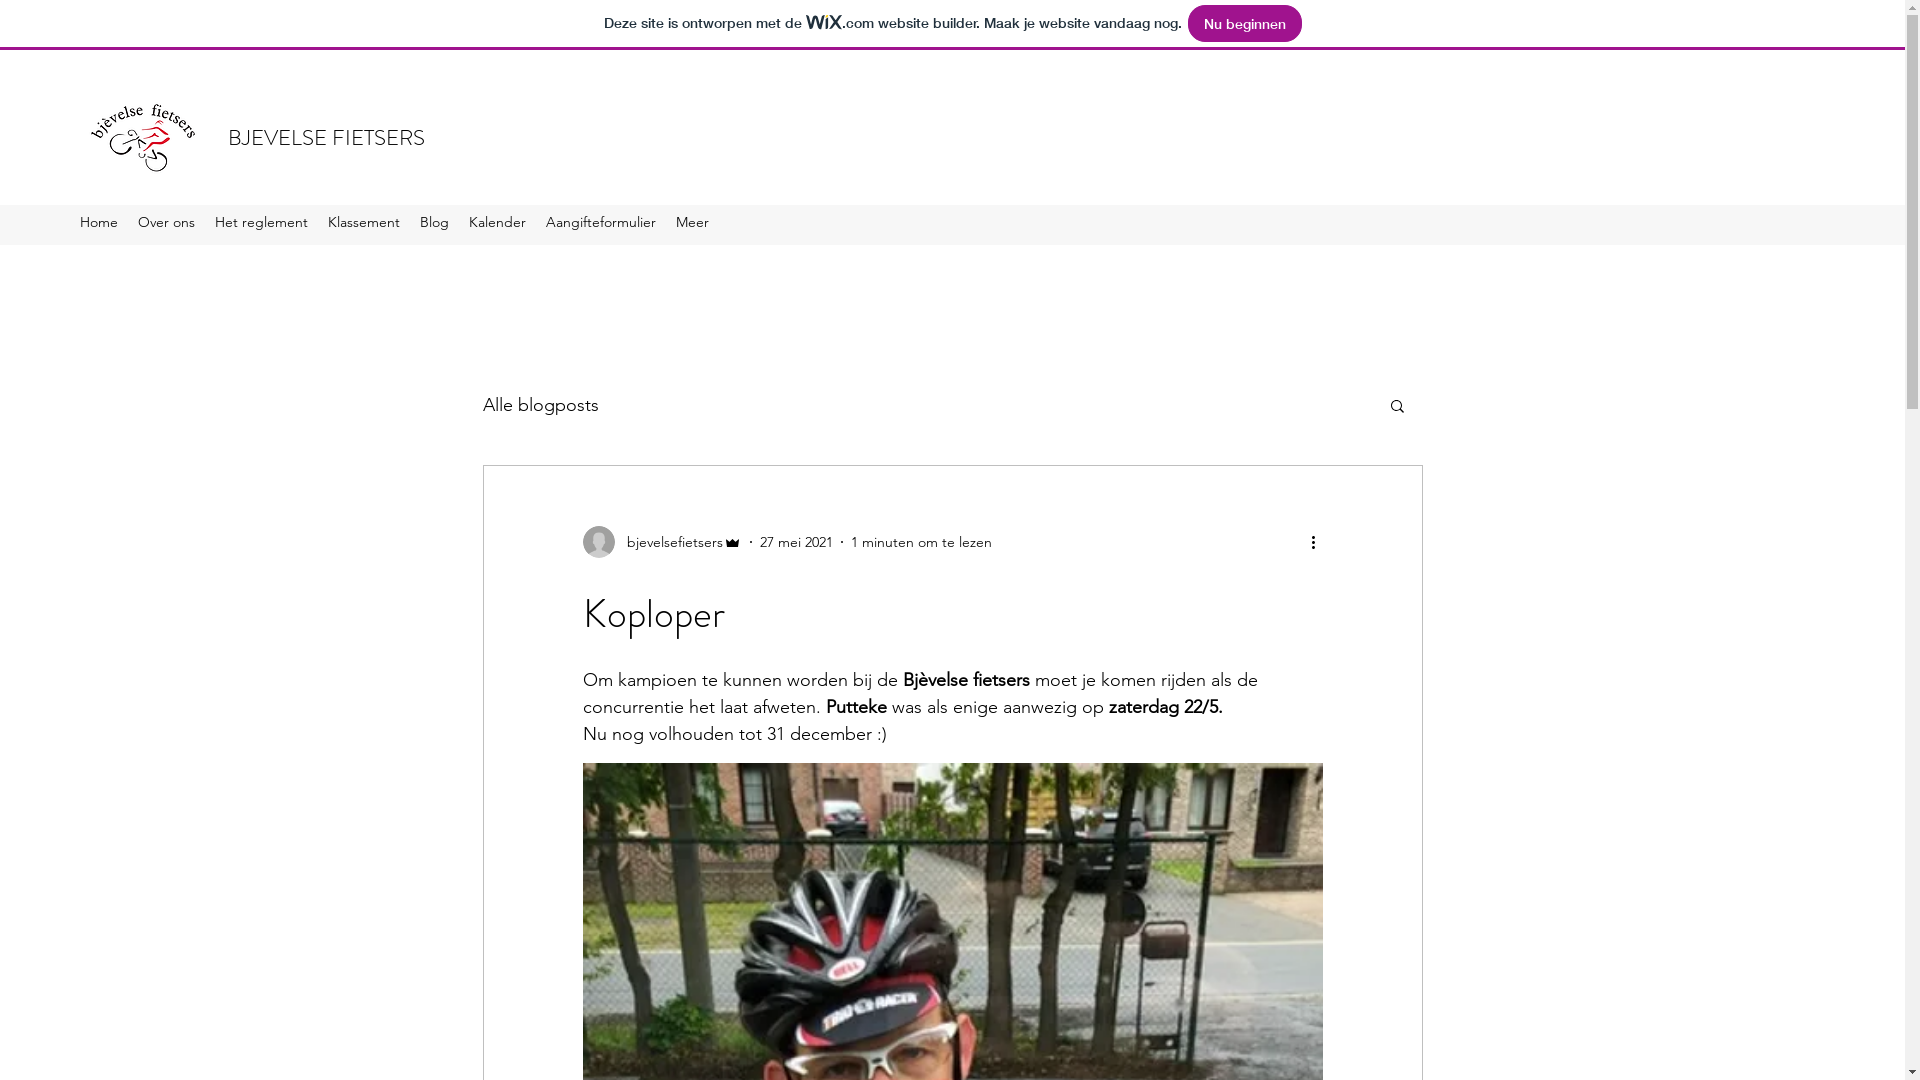  I want to click on 'Kalender', so click(497, 224).